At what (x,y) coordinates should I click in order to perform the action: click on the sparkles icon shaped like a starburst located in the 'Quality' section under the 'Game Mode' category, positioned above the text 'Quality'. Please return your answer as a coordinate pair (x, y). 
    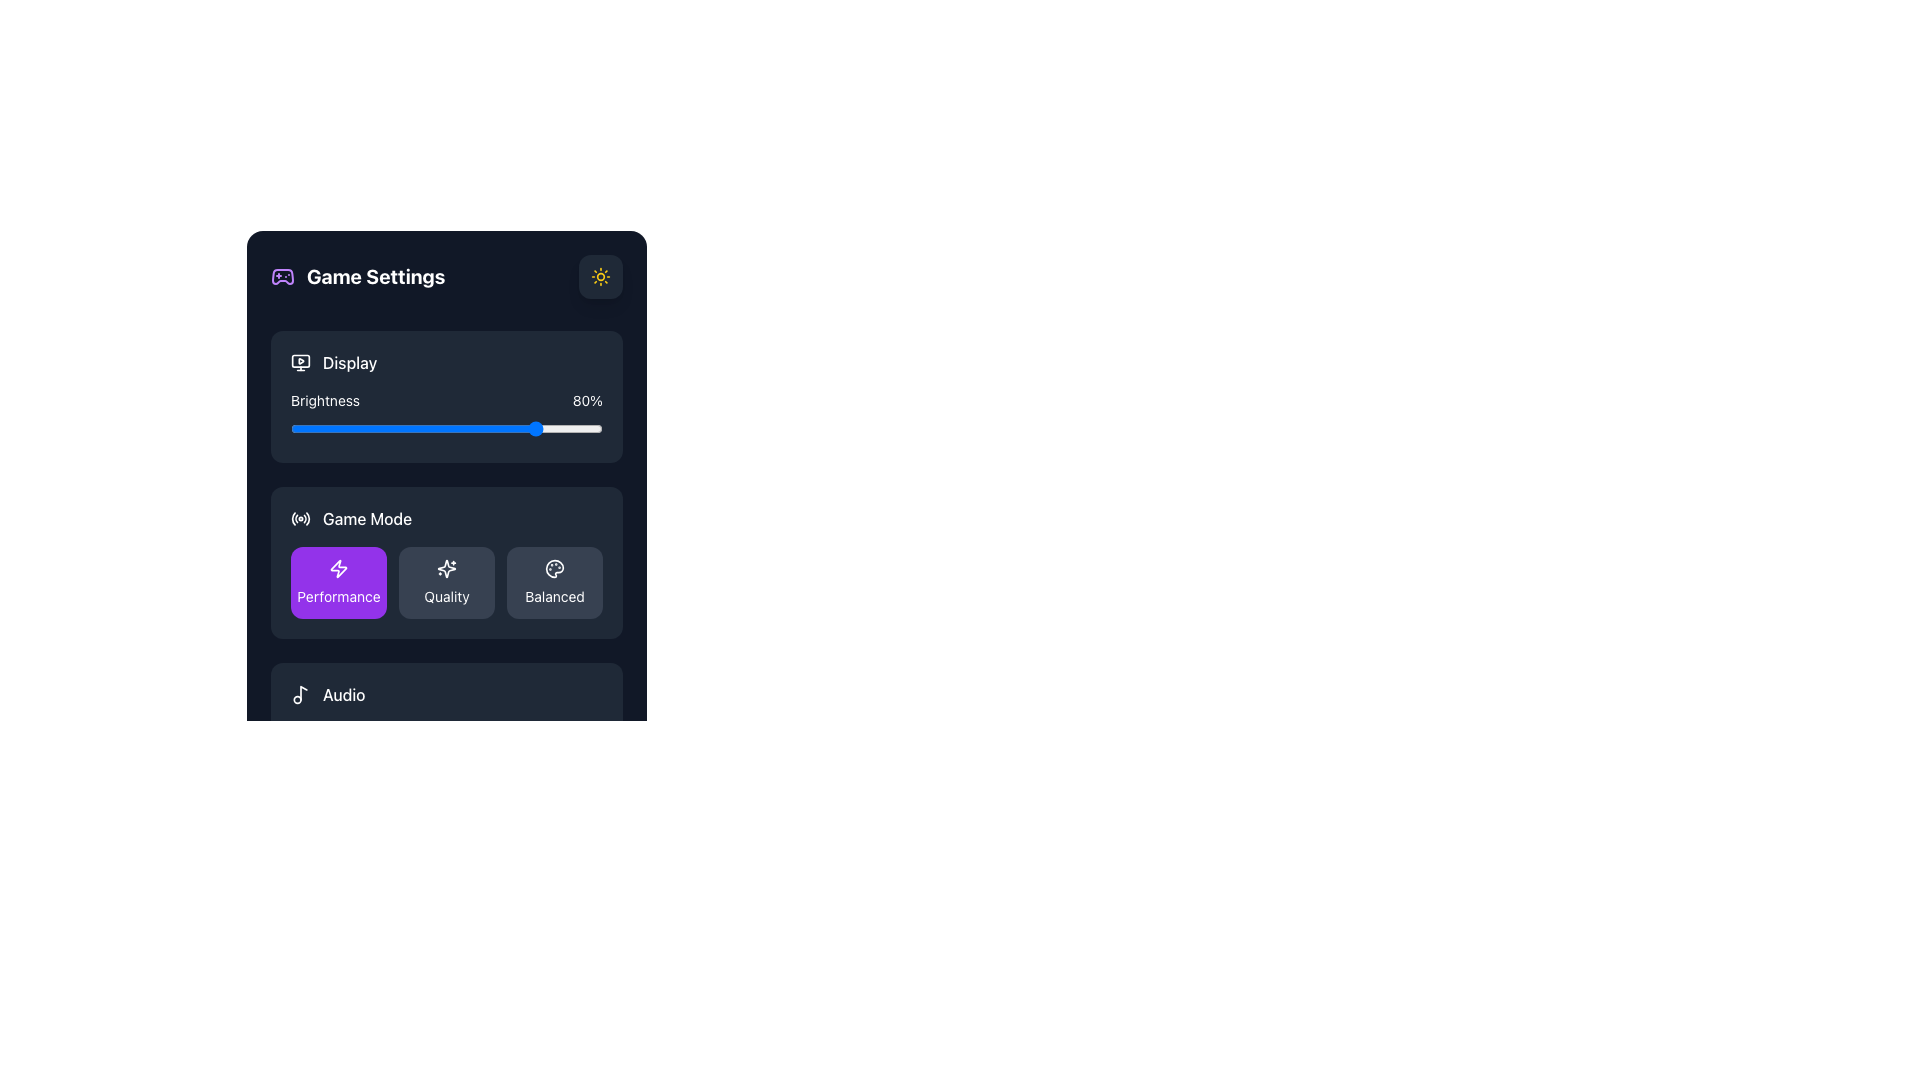
    Looking at the image, I should click on (445, 569).